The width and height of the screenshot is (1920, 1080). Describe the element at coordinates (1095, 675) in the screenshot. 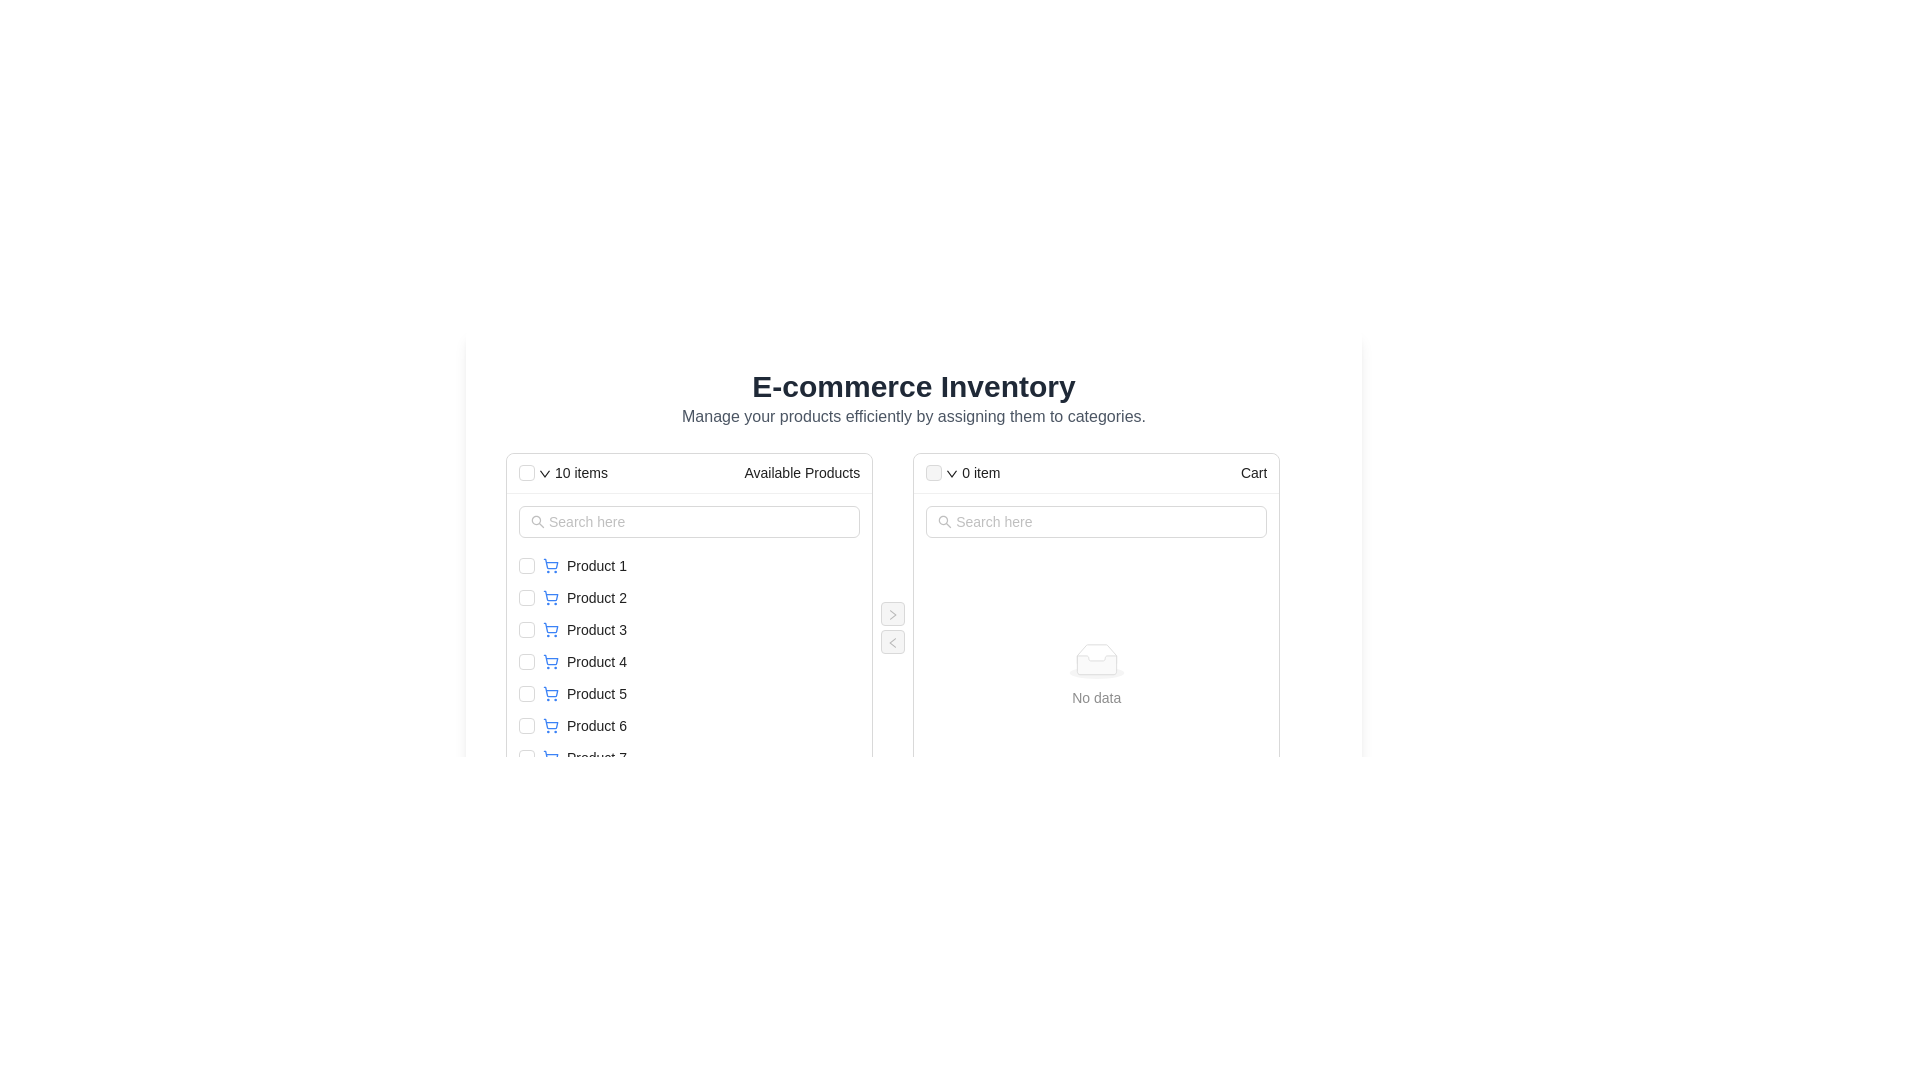

I see `the informational placeholder UI component in the 'Cart' section that displays the 'No data' message` at that location.